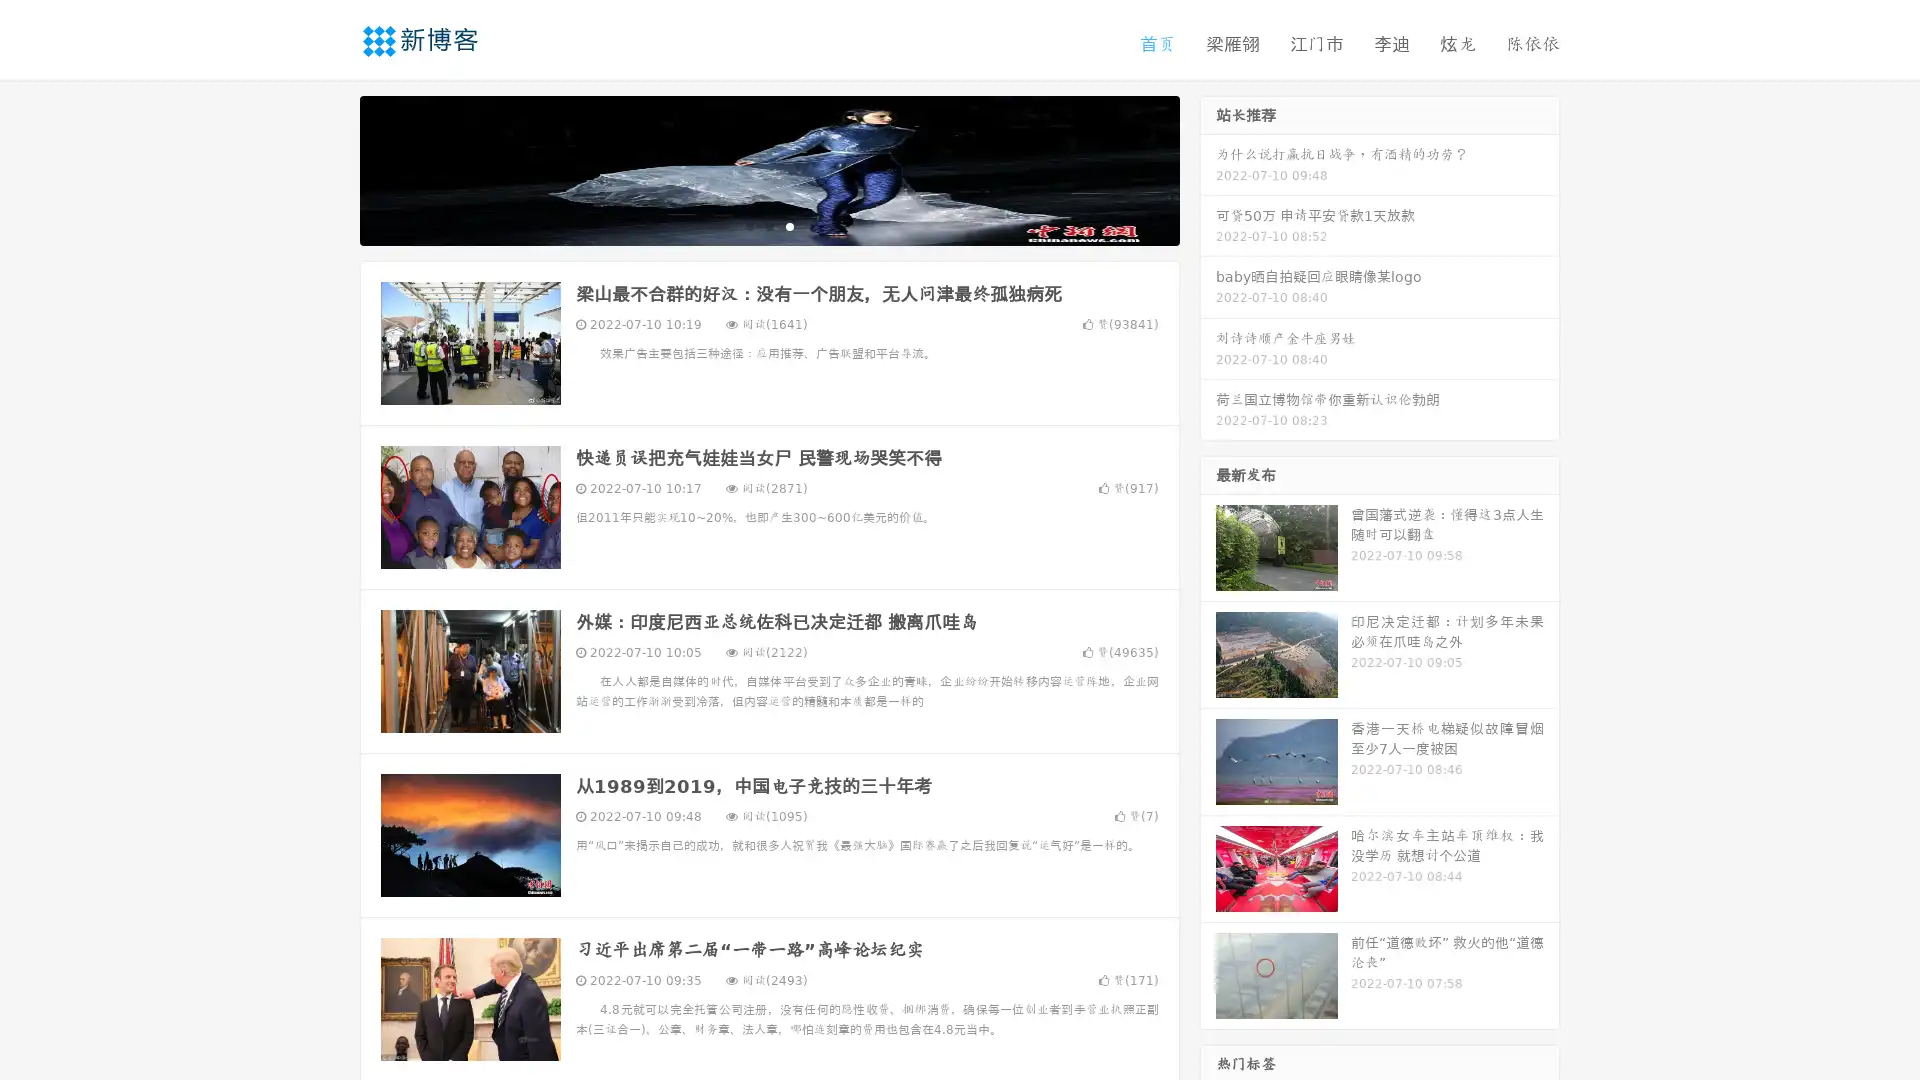 Image resolution: width=1920 pixels, height=1080 pixels. Describe the element at coordinates (1208, 168) in the screenshot. I see `Next slide` at that location.